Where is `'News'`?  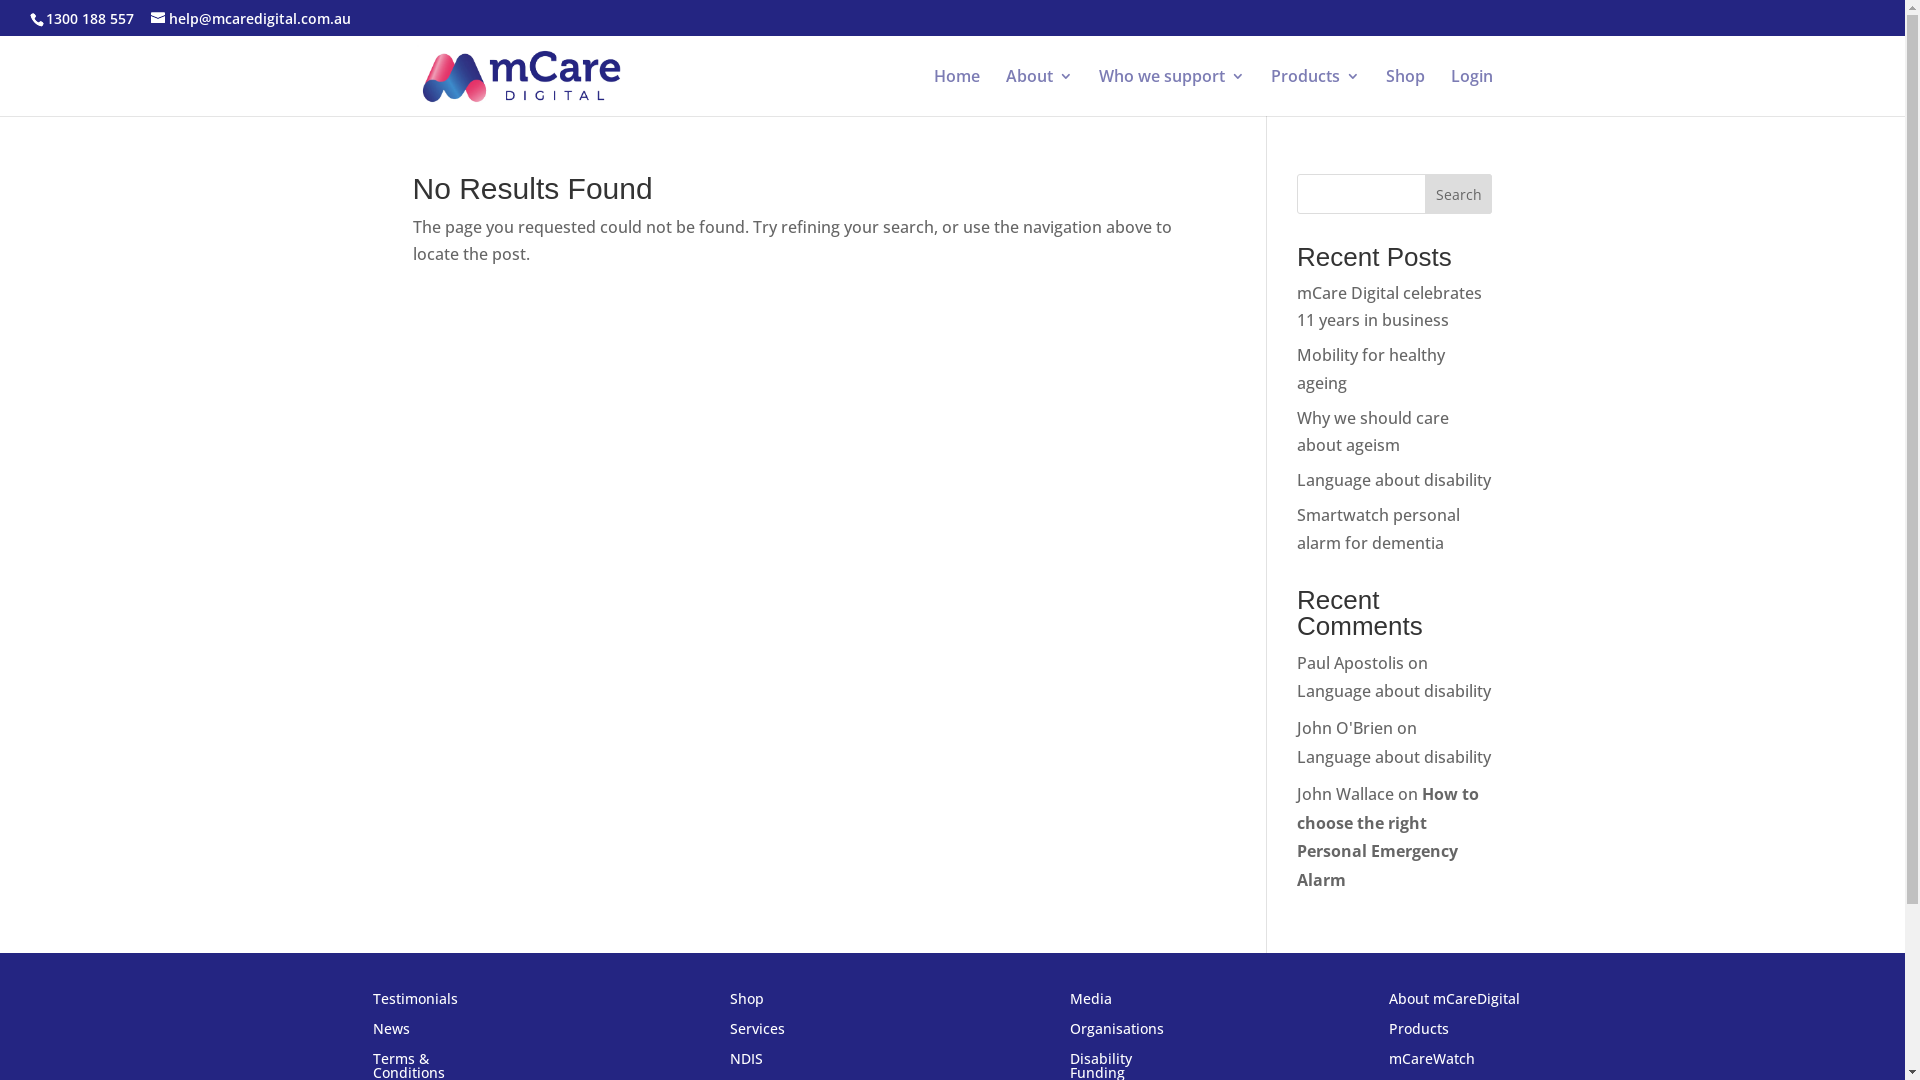 'News' is located at coordinates (391, 1033).